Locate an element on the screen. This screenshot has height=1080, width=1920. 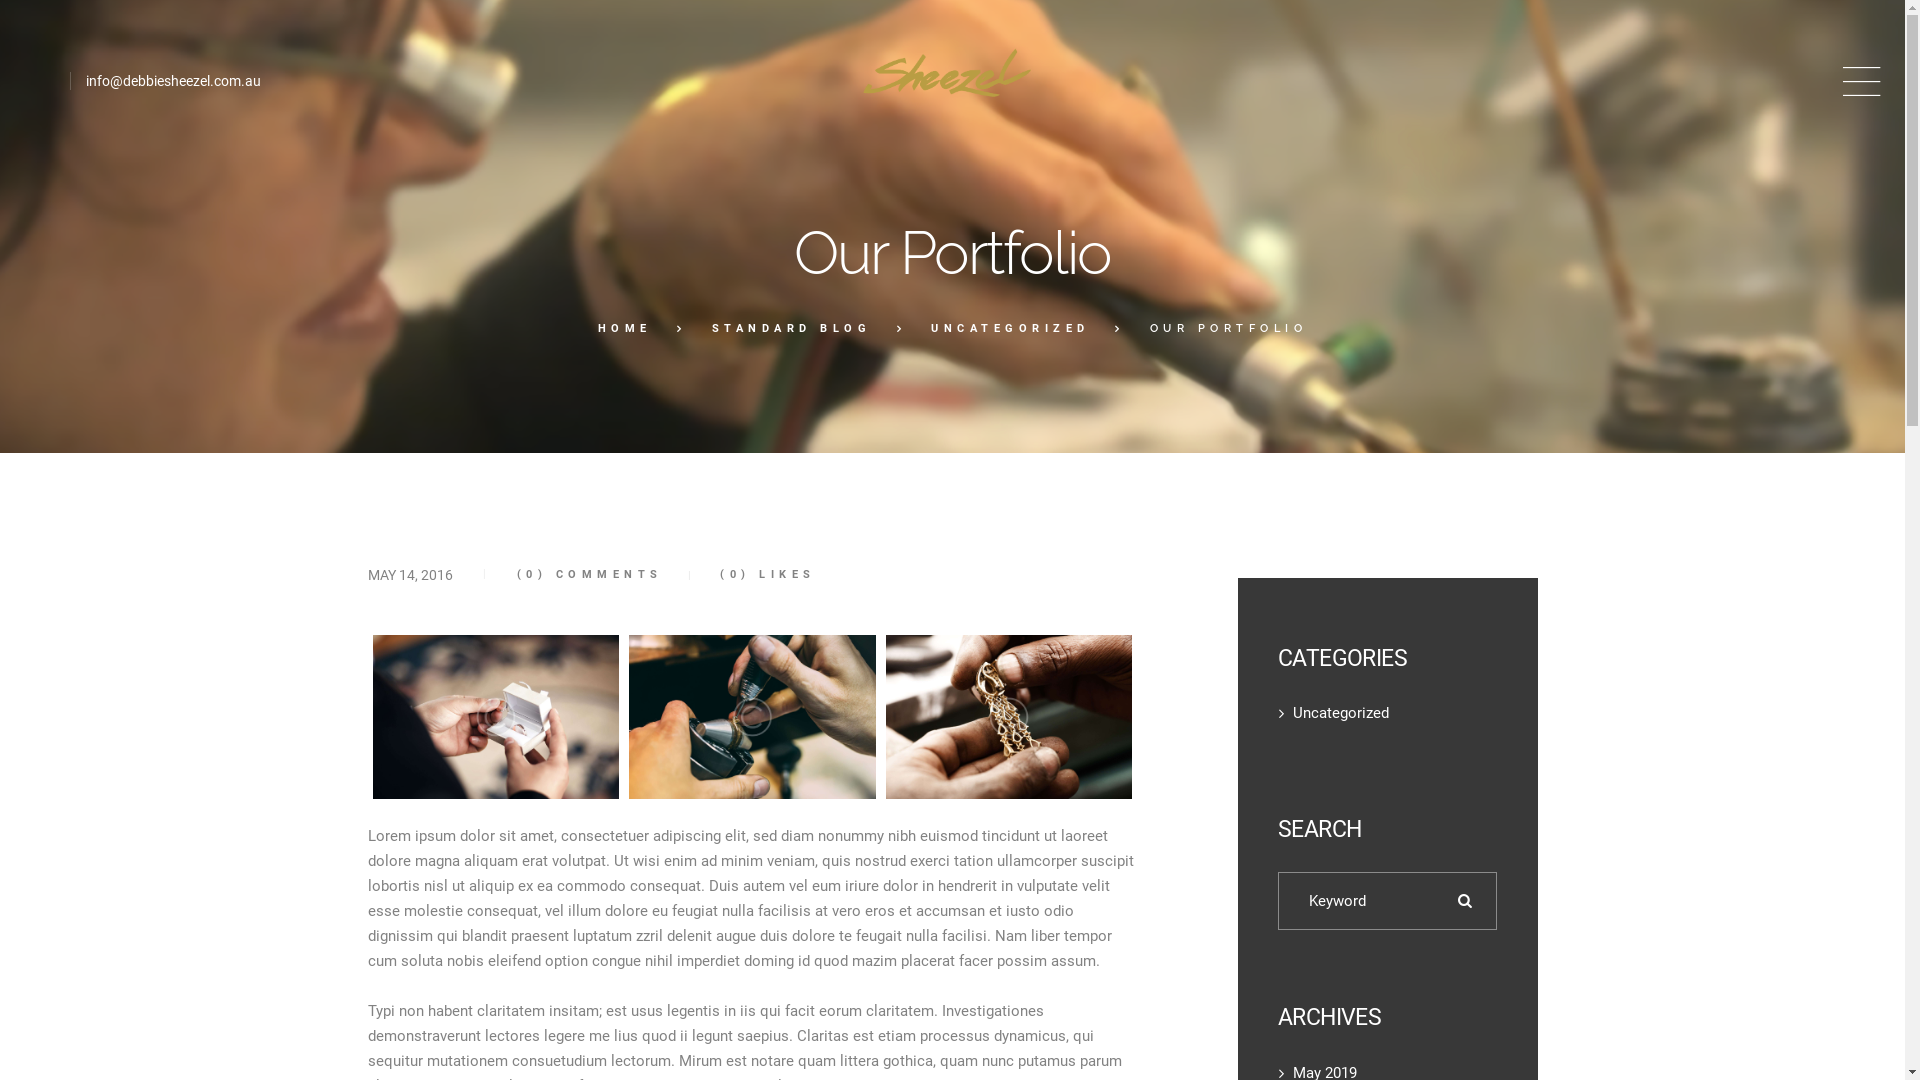
'Search for:' is located at coordinates (1386, 901).